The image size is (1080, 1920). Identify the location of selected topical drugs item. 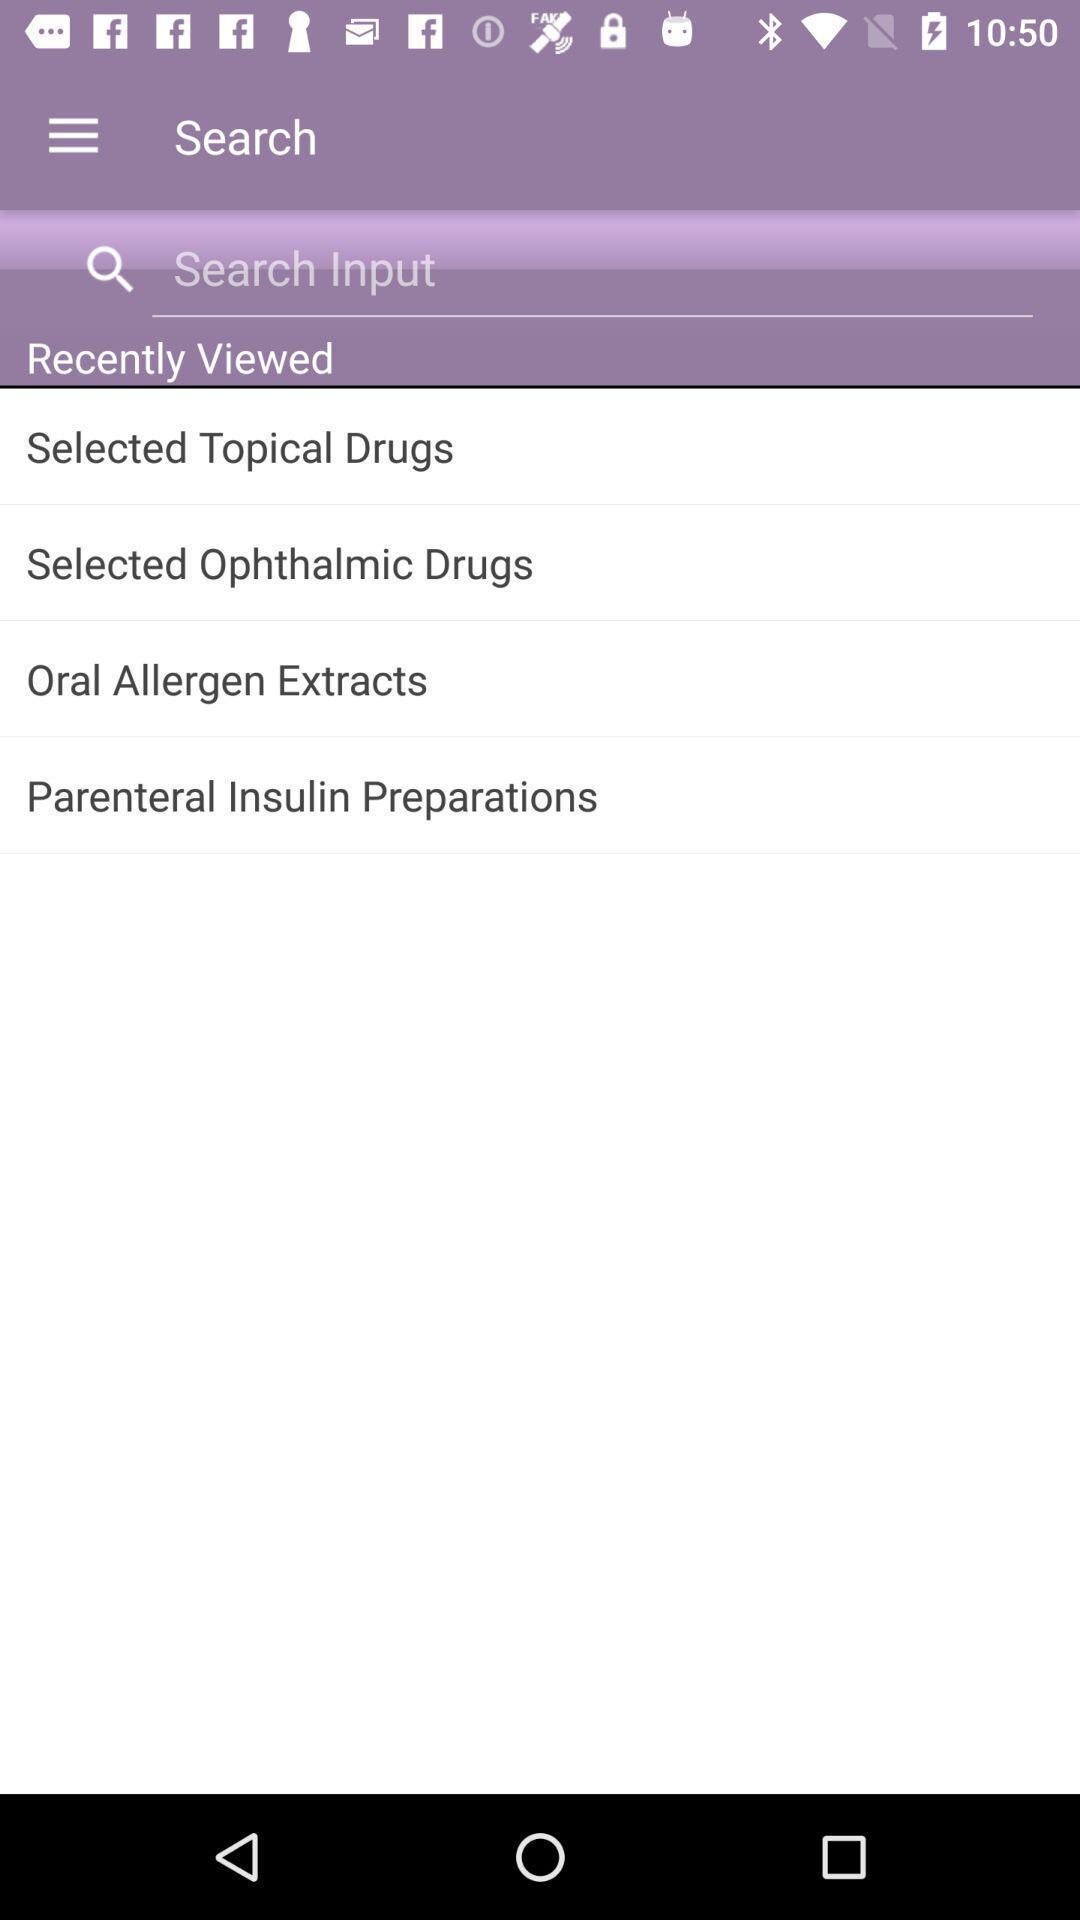
(540, 445).